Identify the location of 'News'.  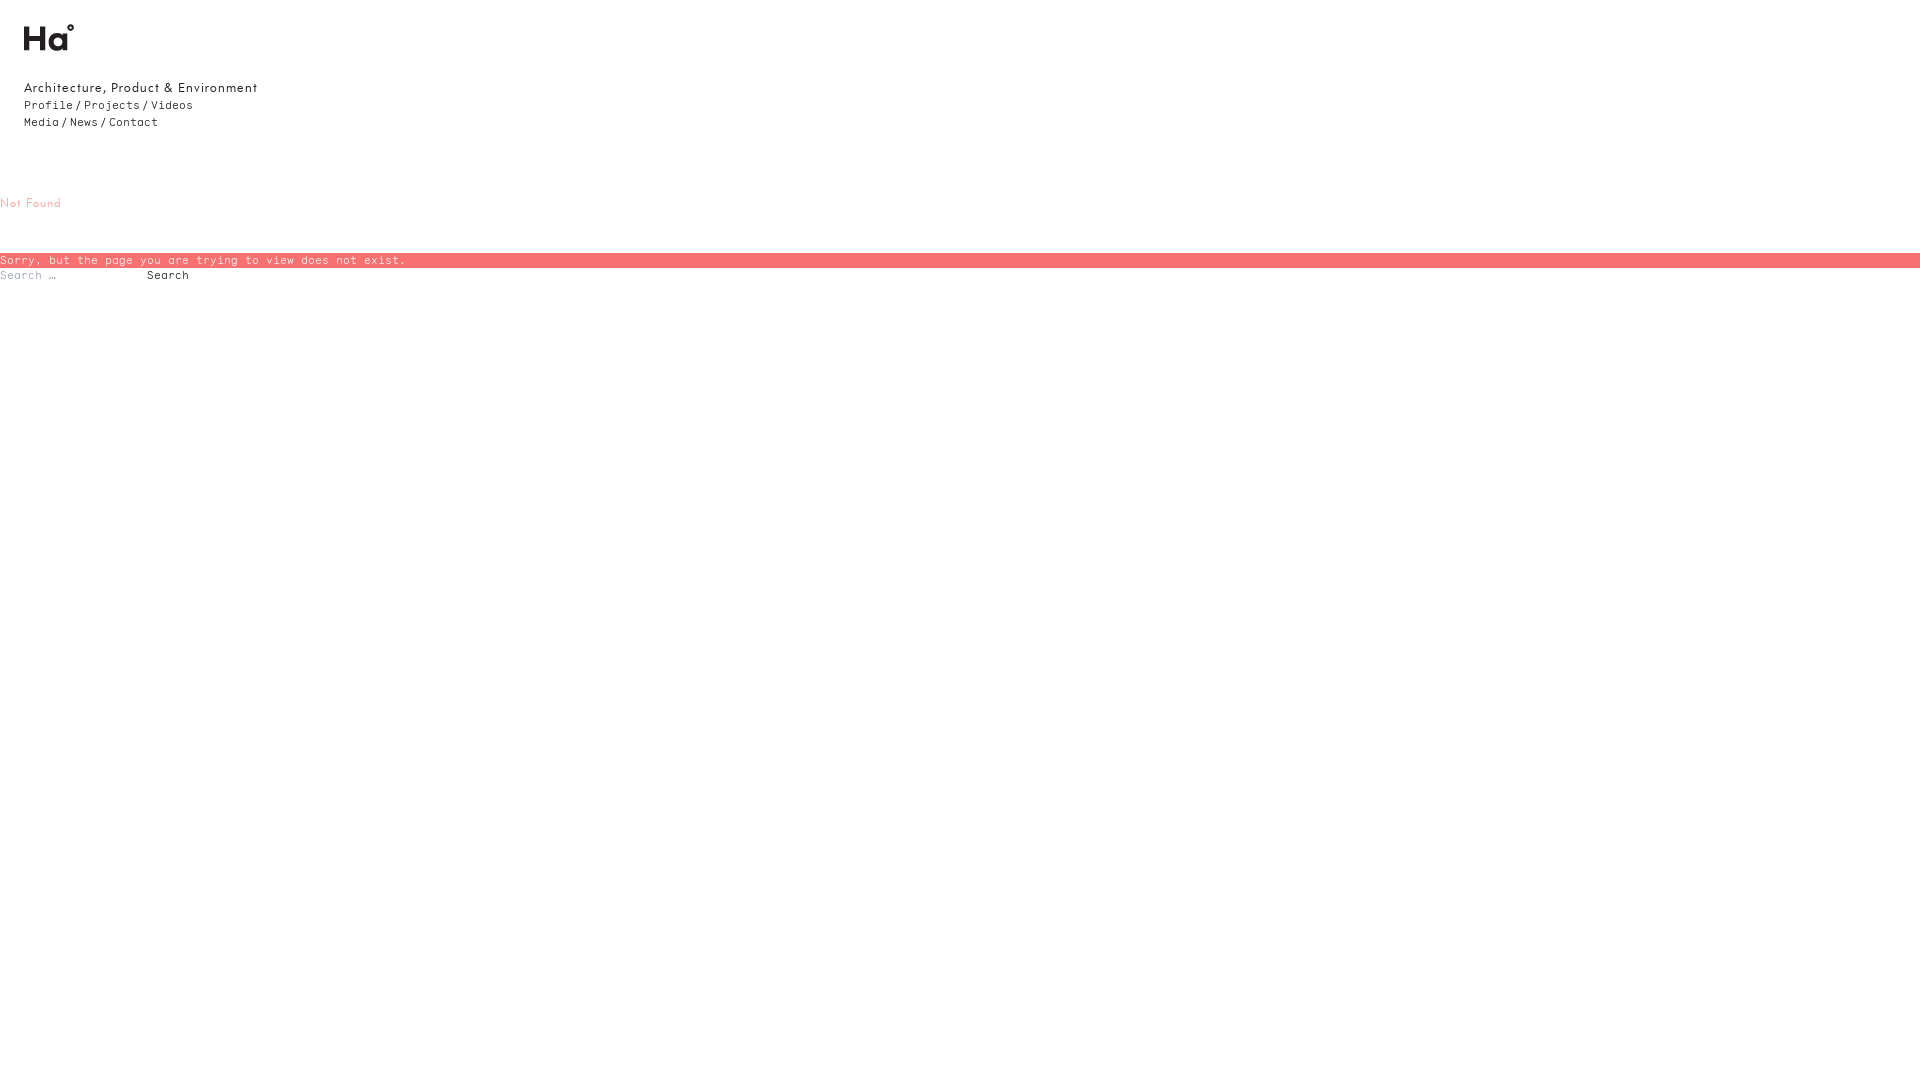
(82, 122).